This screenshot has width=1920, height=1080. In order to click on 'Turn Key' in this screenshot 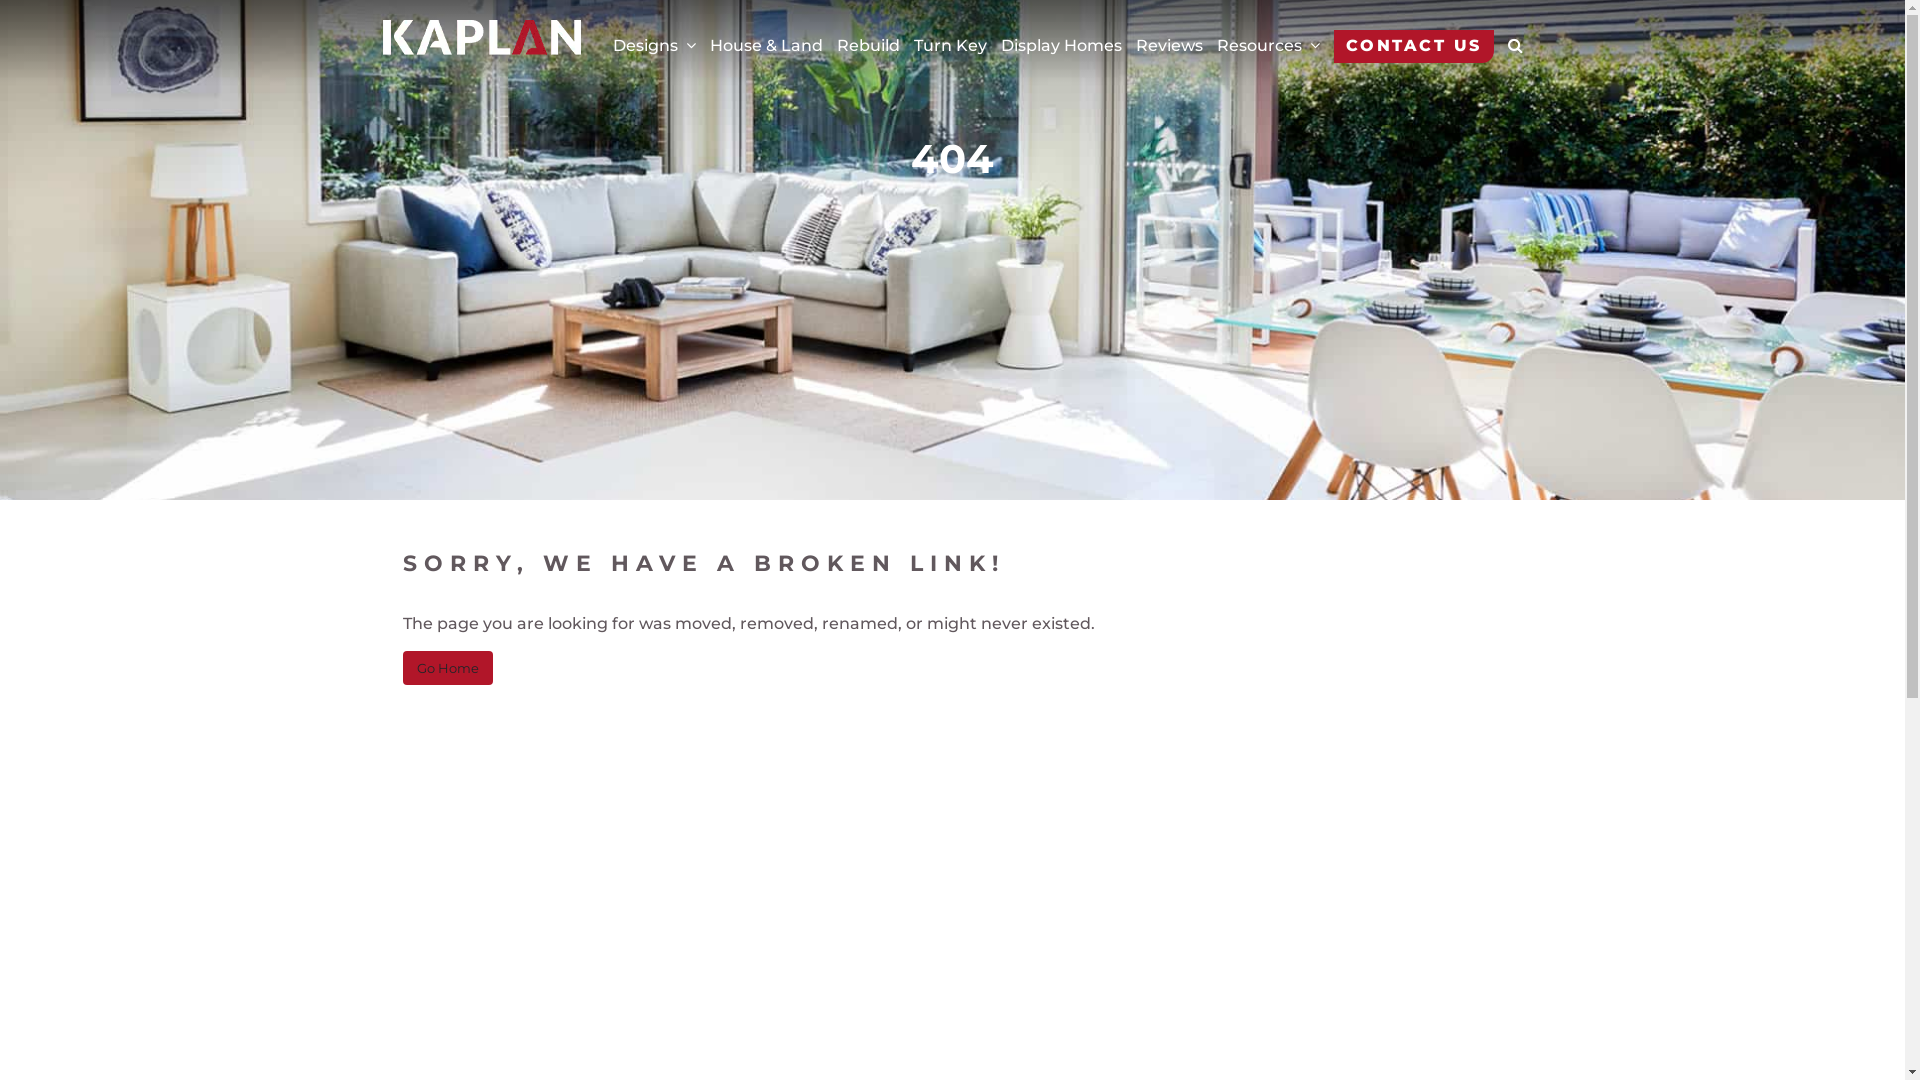, I will do `click(949, 45)`.